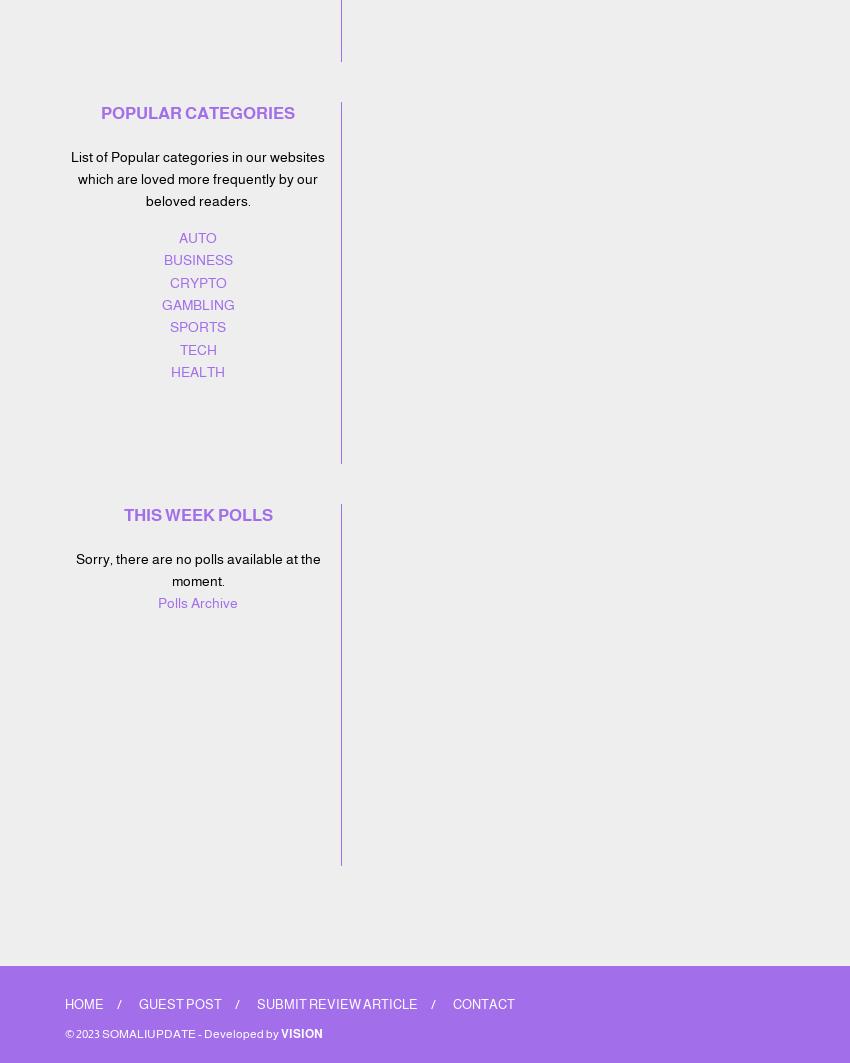 Image resolution: width=850 pixels, height=1063 pixels. What do you see at coordinates (196, 514) in the screenshot?
I see `'THIS WEEK POLLS'` at bounding box center [196, 514].